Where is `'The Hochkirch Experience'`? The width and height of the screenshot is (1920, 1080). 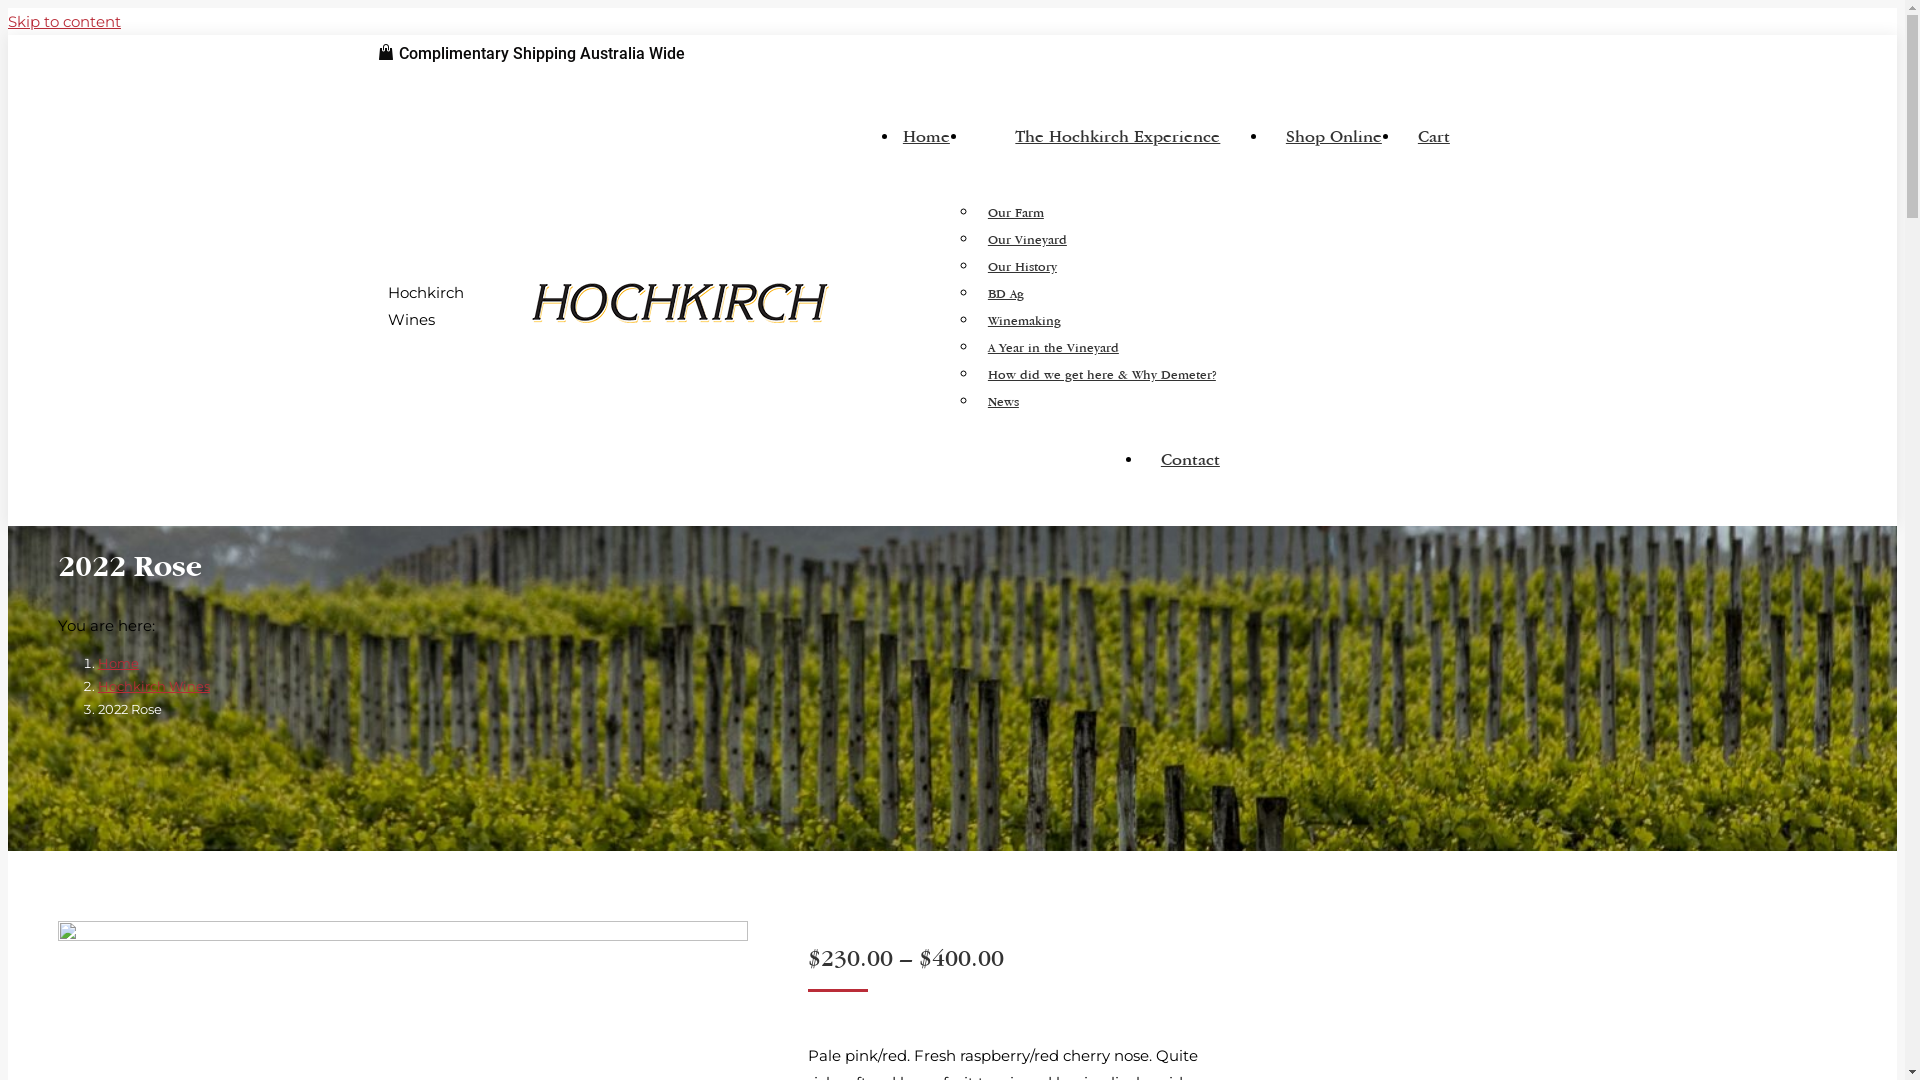 'The Hochkirch Experience' is located at coordinates (1117, 143).